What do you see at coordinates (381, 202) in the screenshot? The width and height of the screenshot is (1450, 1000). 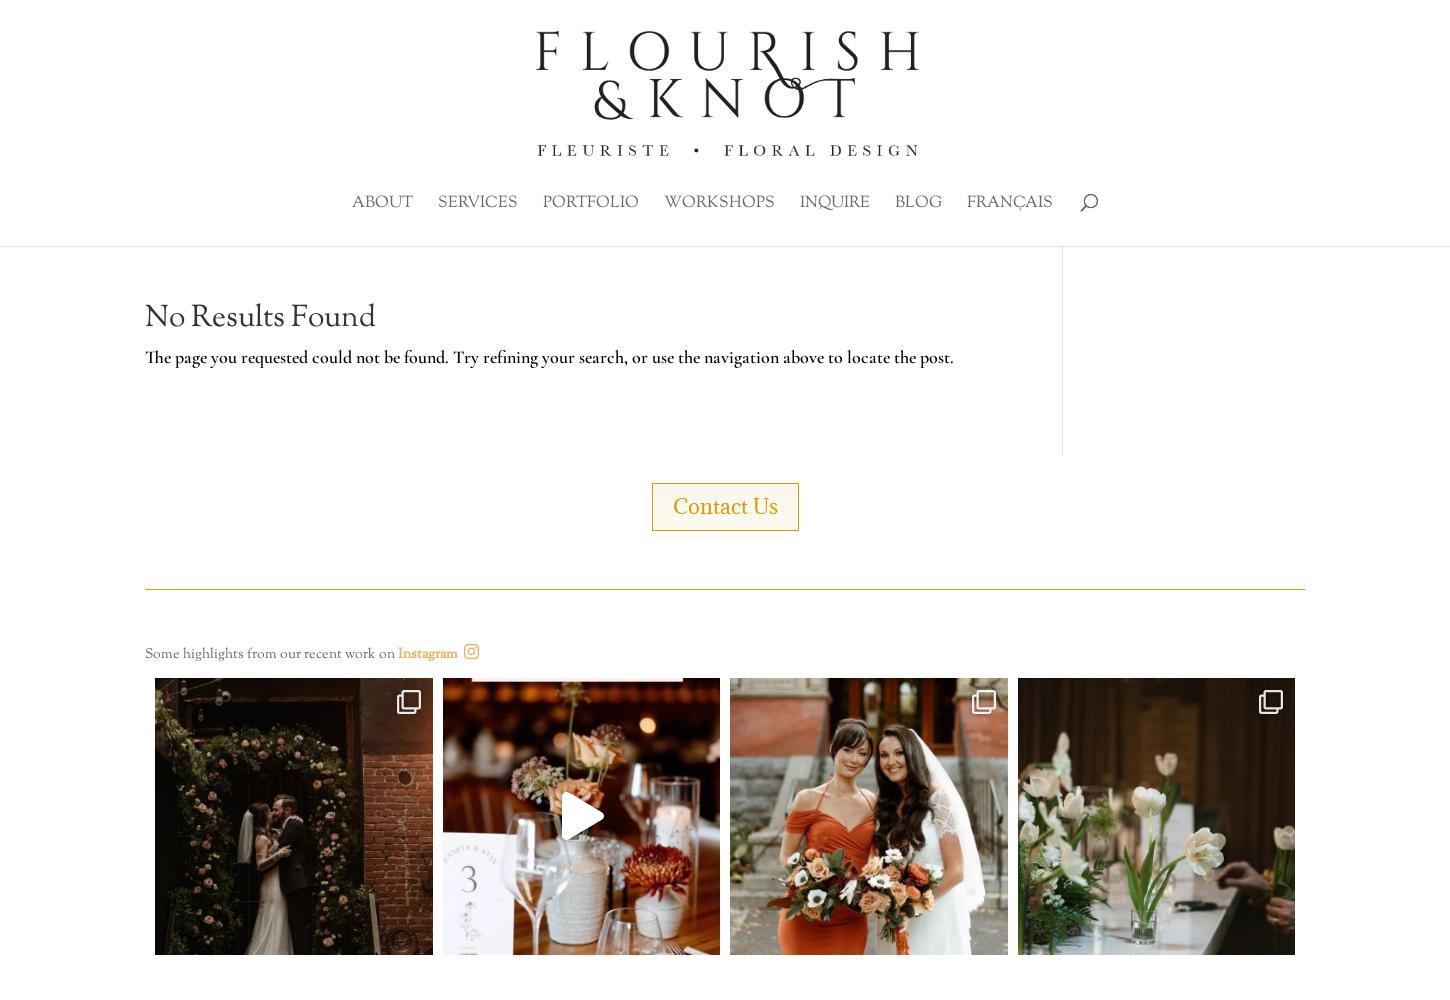 I see `'About'` at bounding box center [381, 202].